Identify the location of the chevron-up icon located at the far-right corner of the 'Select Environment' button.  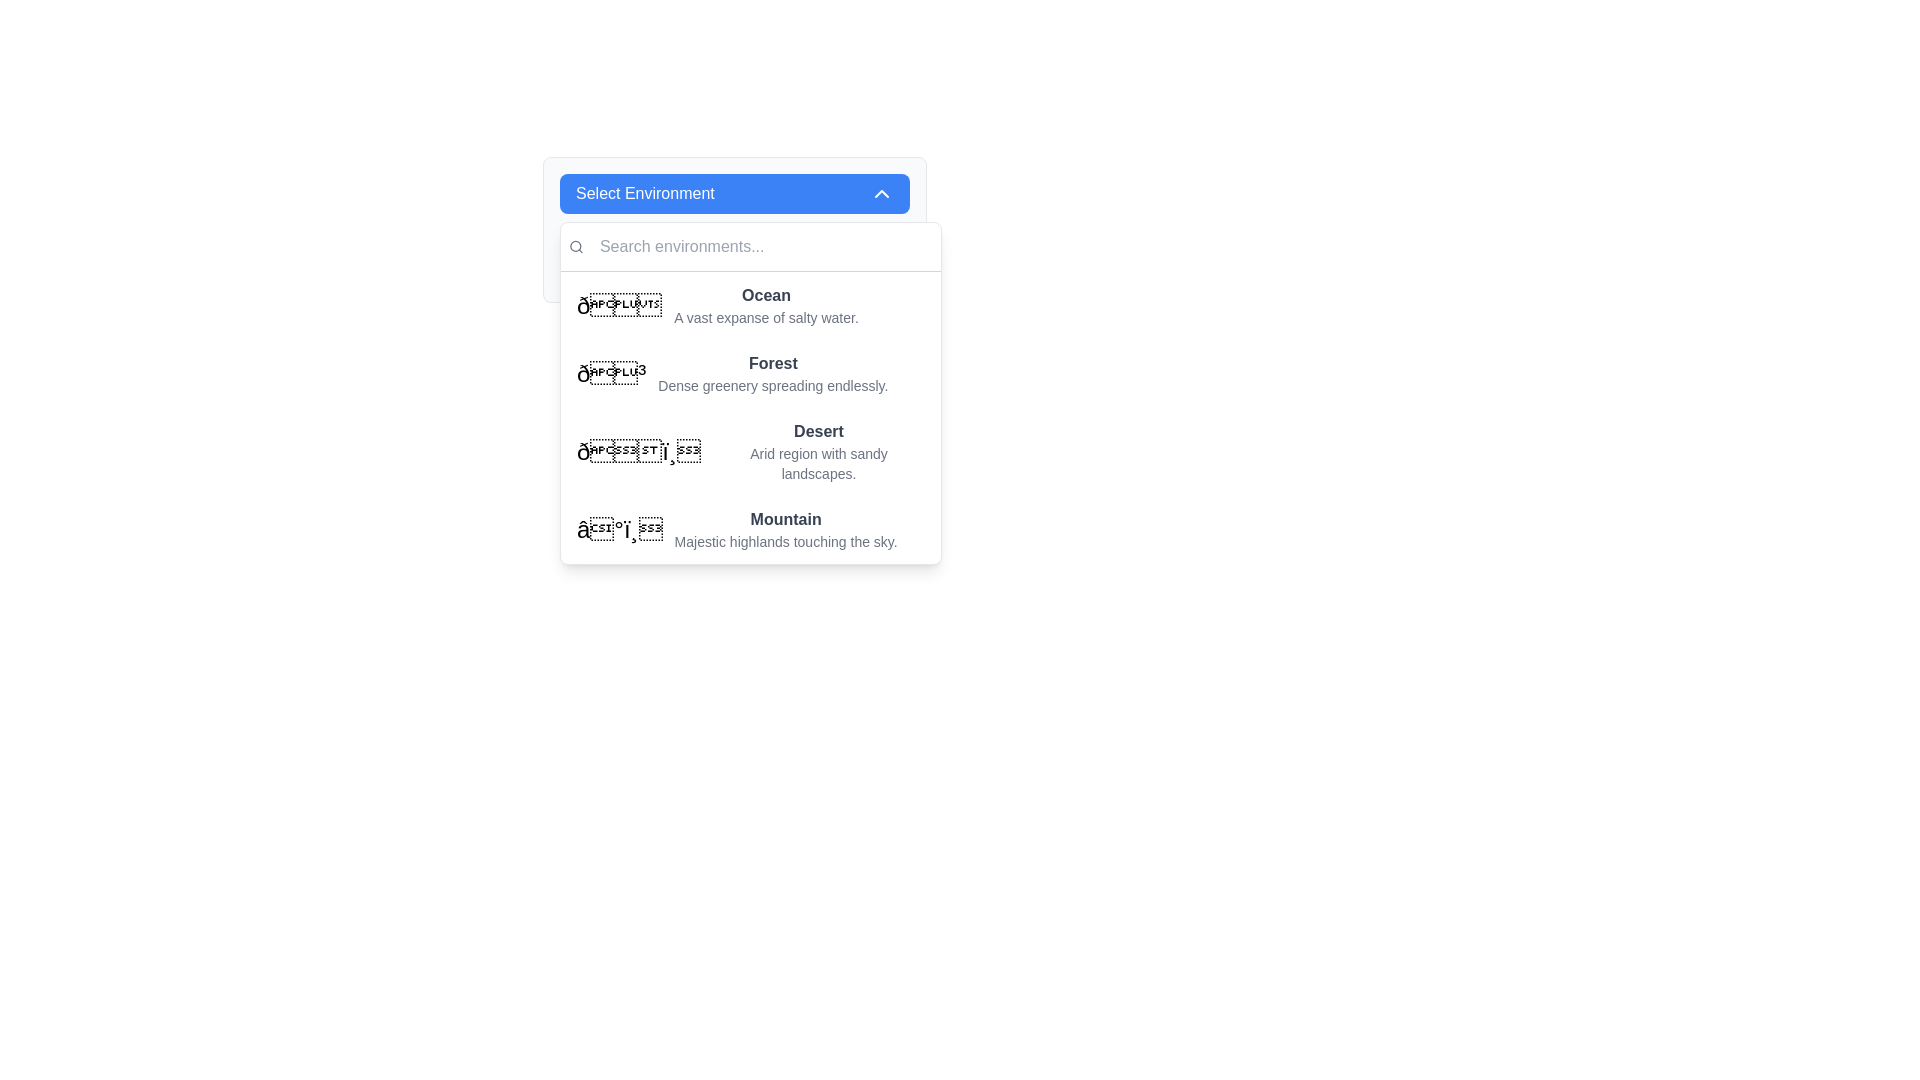
(881, 193).